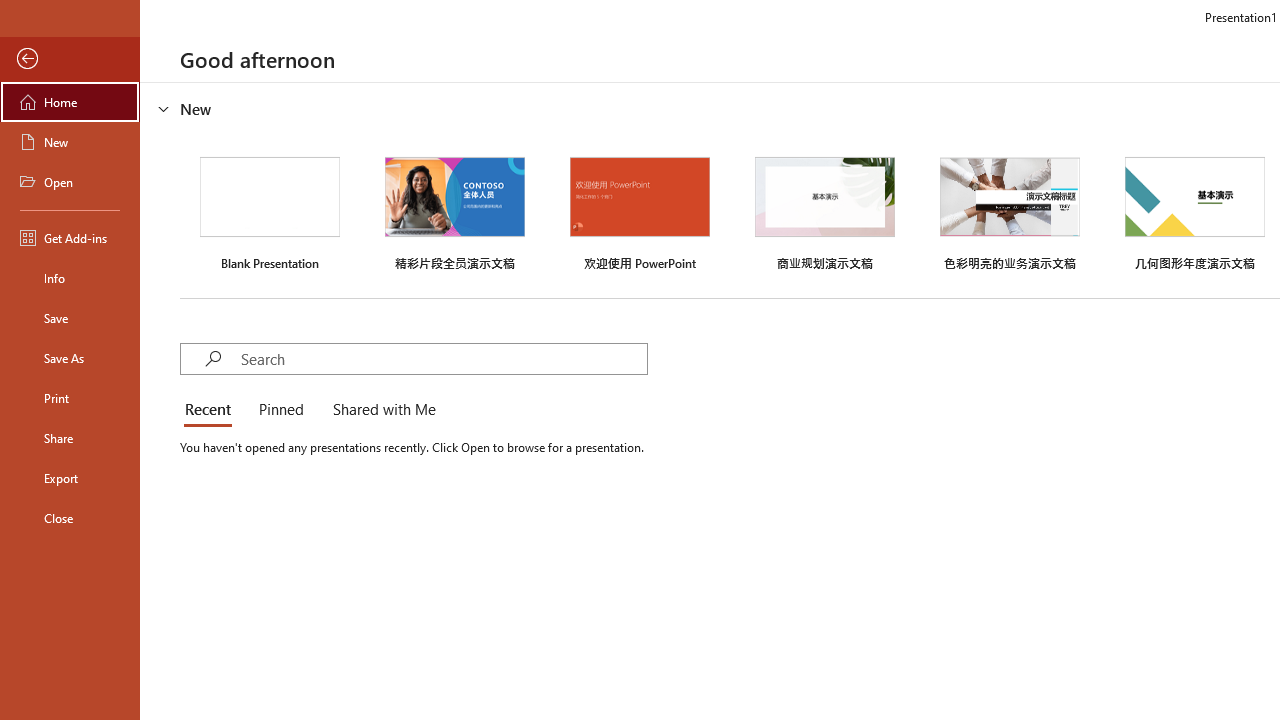 This screenshot has height=720, width=1280. Describe the element at coordinates (69, 58) in the screenshot. I see `'Back'` at that location.